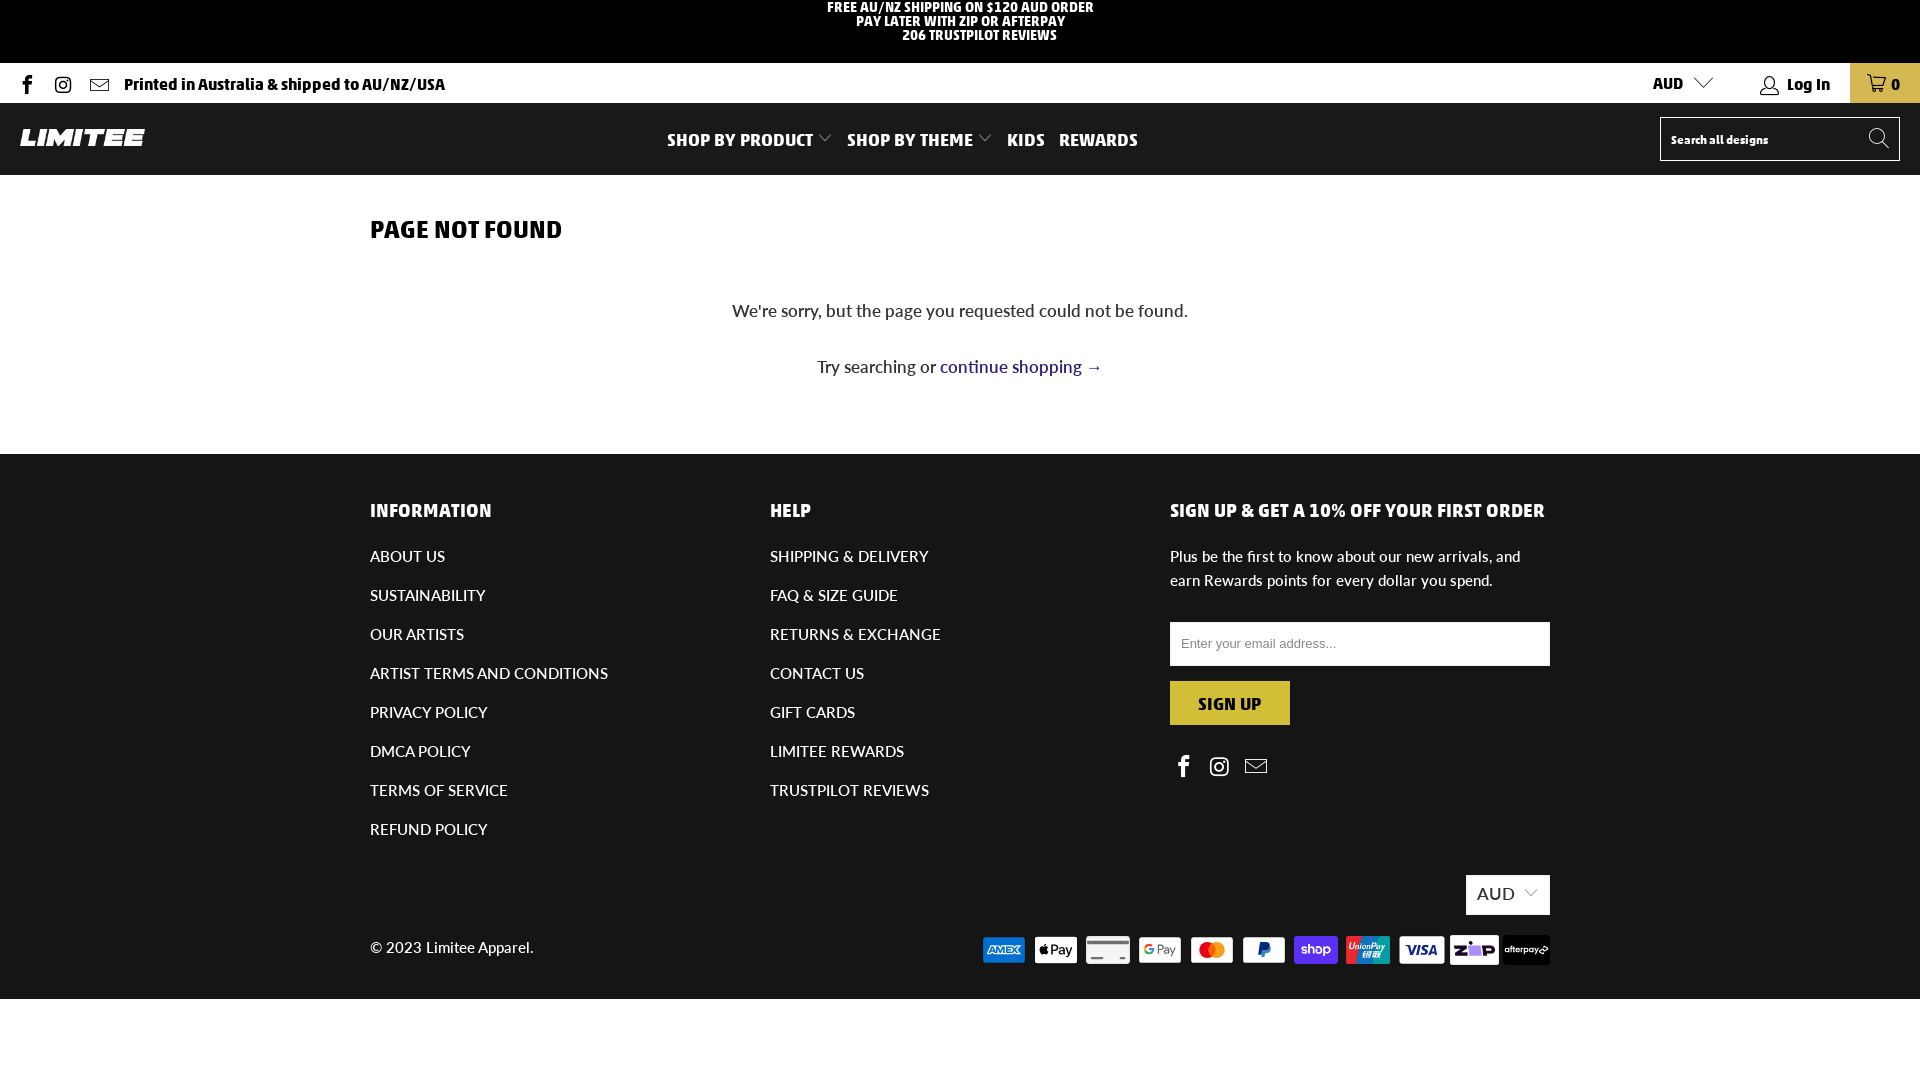  What do you see at coordinates (416, 633) in the screenshot?
I see `'OUR ARTISTS'` at bounding box center [416, 633].